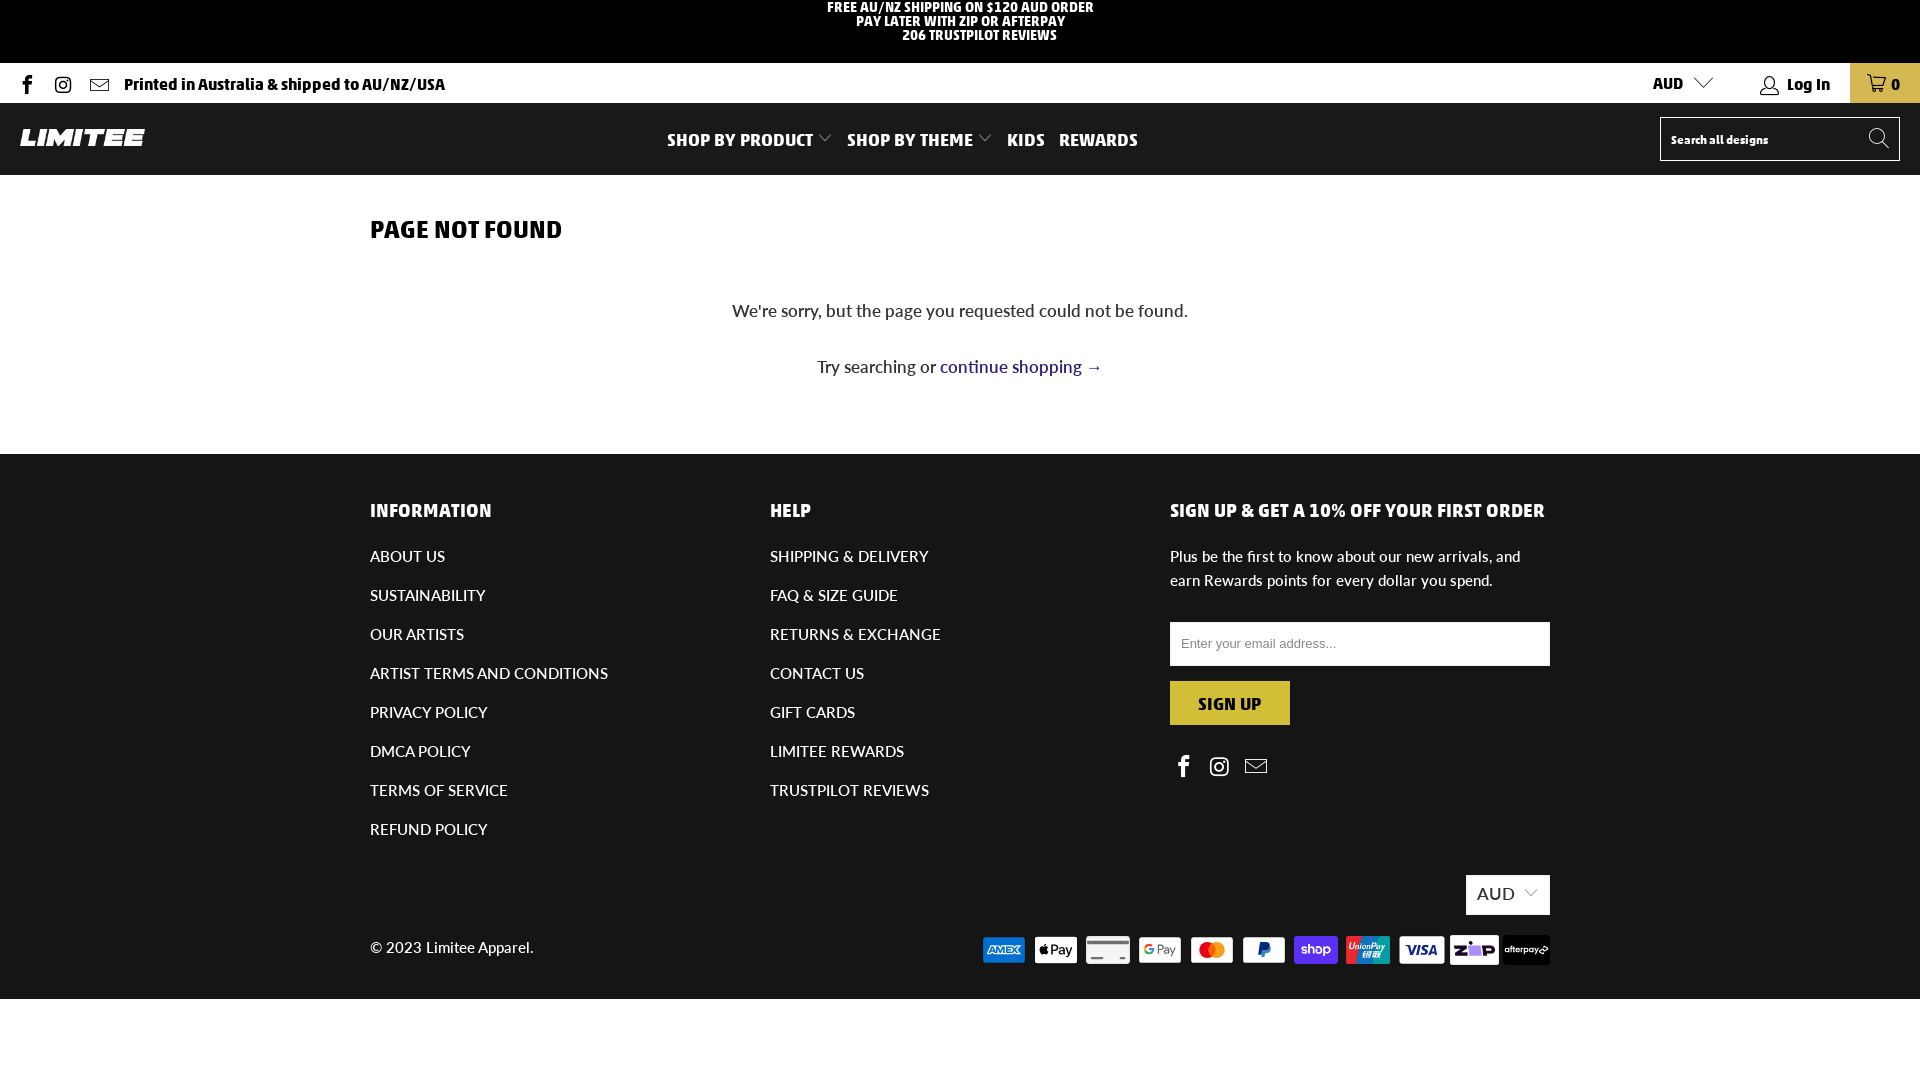  What do you see at coordinates (416, 633) in the screenshot?
I see `'OUR ARTISTS'` at bounding box center [416, 633].